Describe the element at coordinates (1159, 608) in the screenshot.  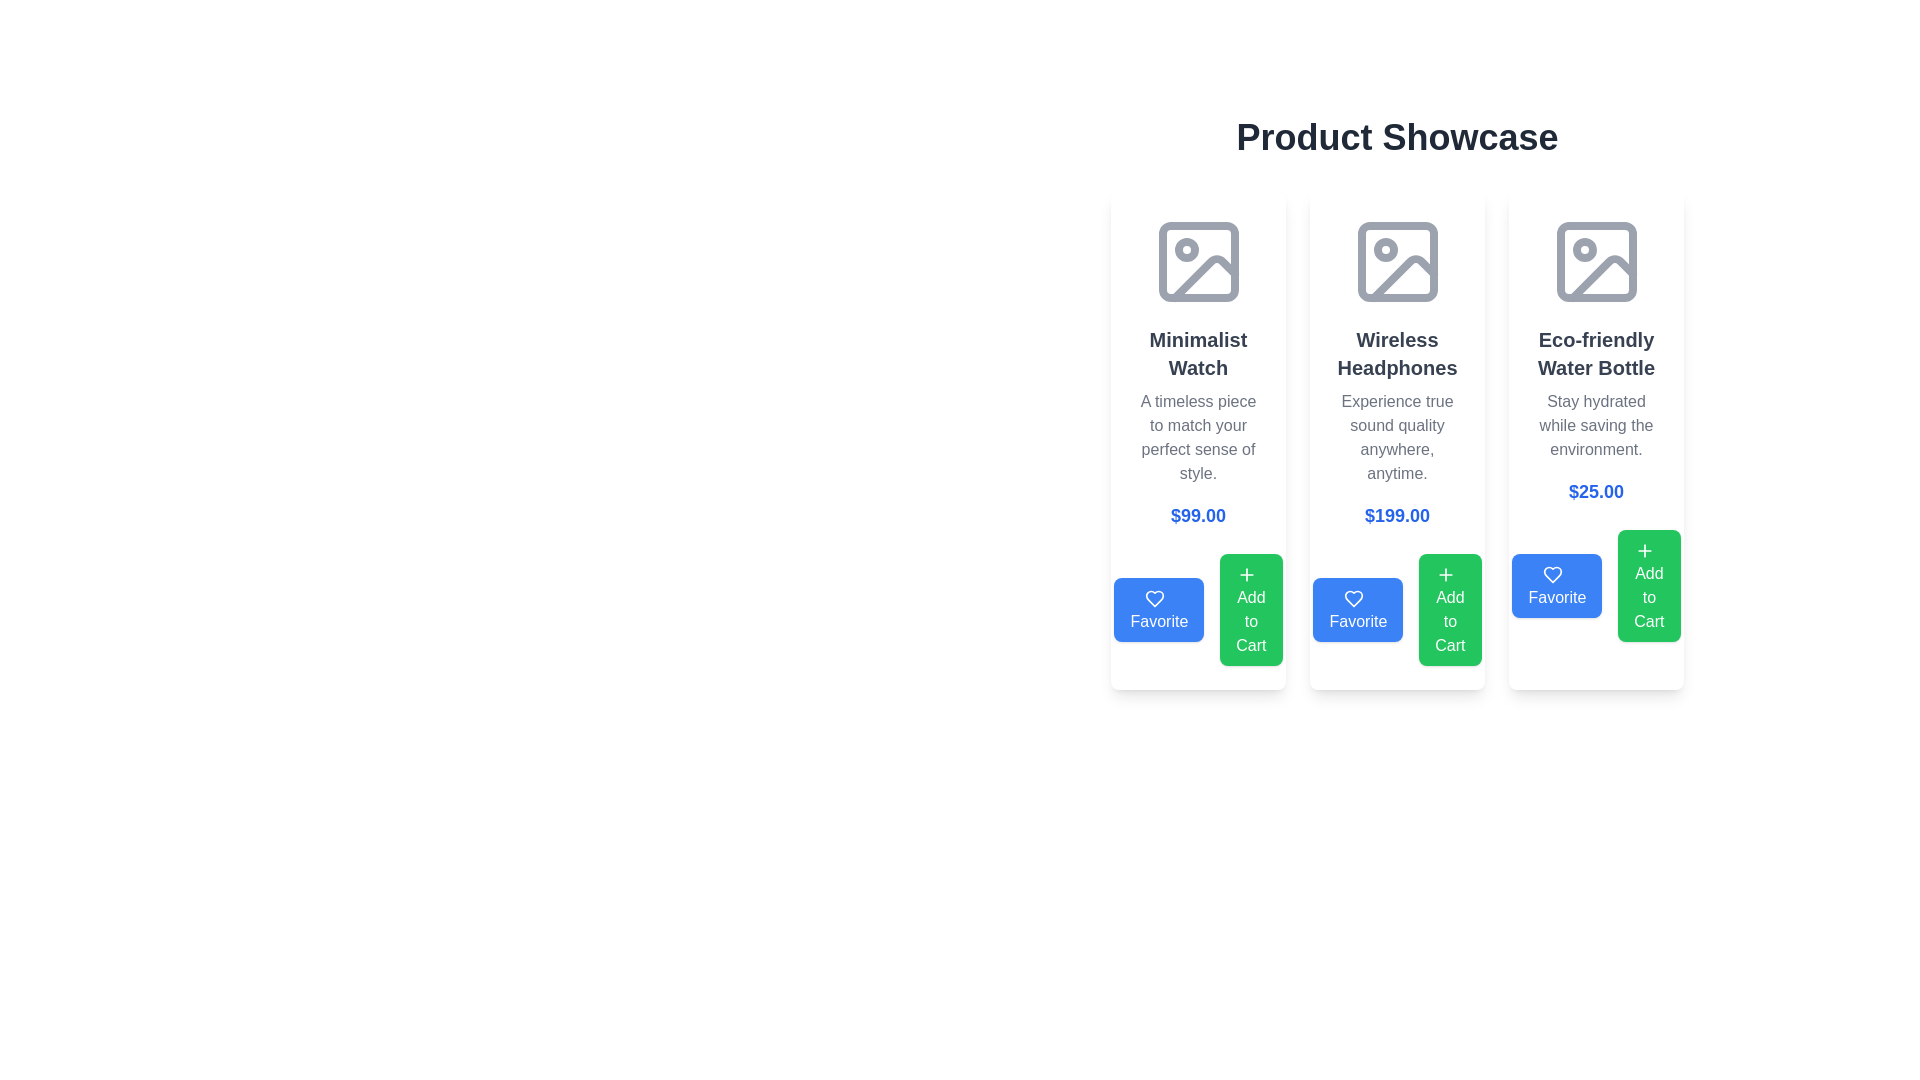
I see `the 'Mark as Favorite' button for the product 'Minimalist Watch'` at that location.